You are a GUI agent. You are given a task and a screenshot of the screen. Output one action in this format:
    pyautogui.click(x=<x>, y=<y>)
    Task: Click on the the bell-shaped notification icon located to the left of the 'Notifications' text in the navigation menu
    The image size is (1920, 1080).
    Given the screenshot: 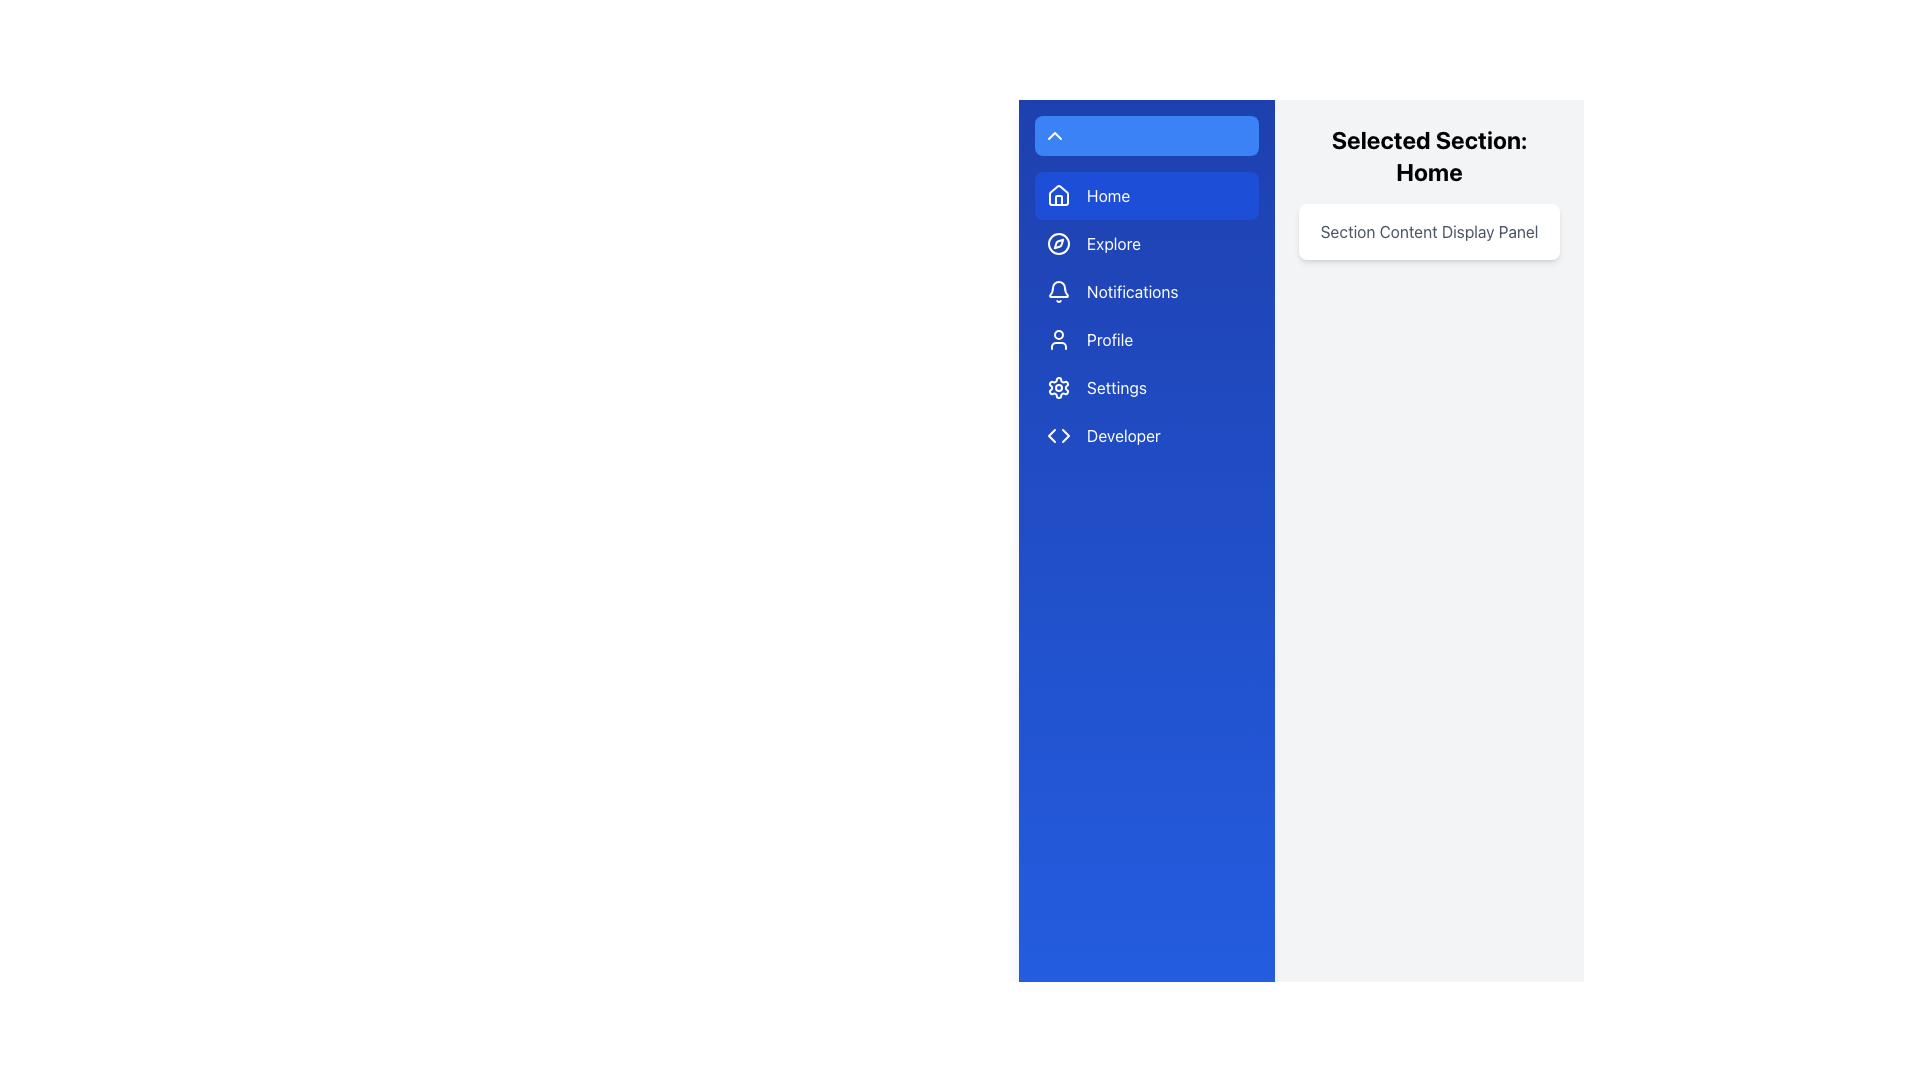 What is the action you would take?
    pyautogui.click(x=1058, y=292)
    